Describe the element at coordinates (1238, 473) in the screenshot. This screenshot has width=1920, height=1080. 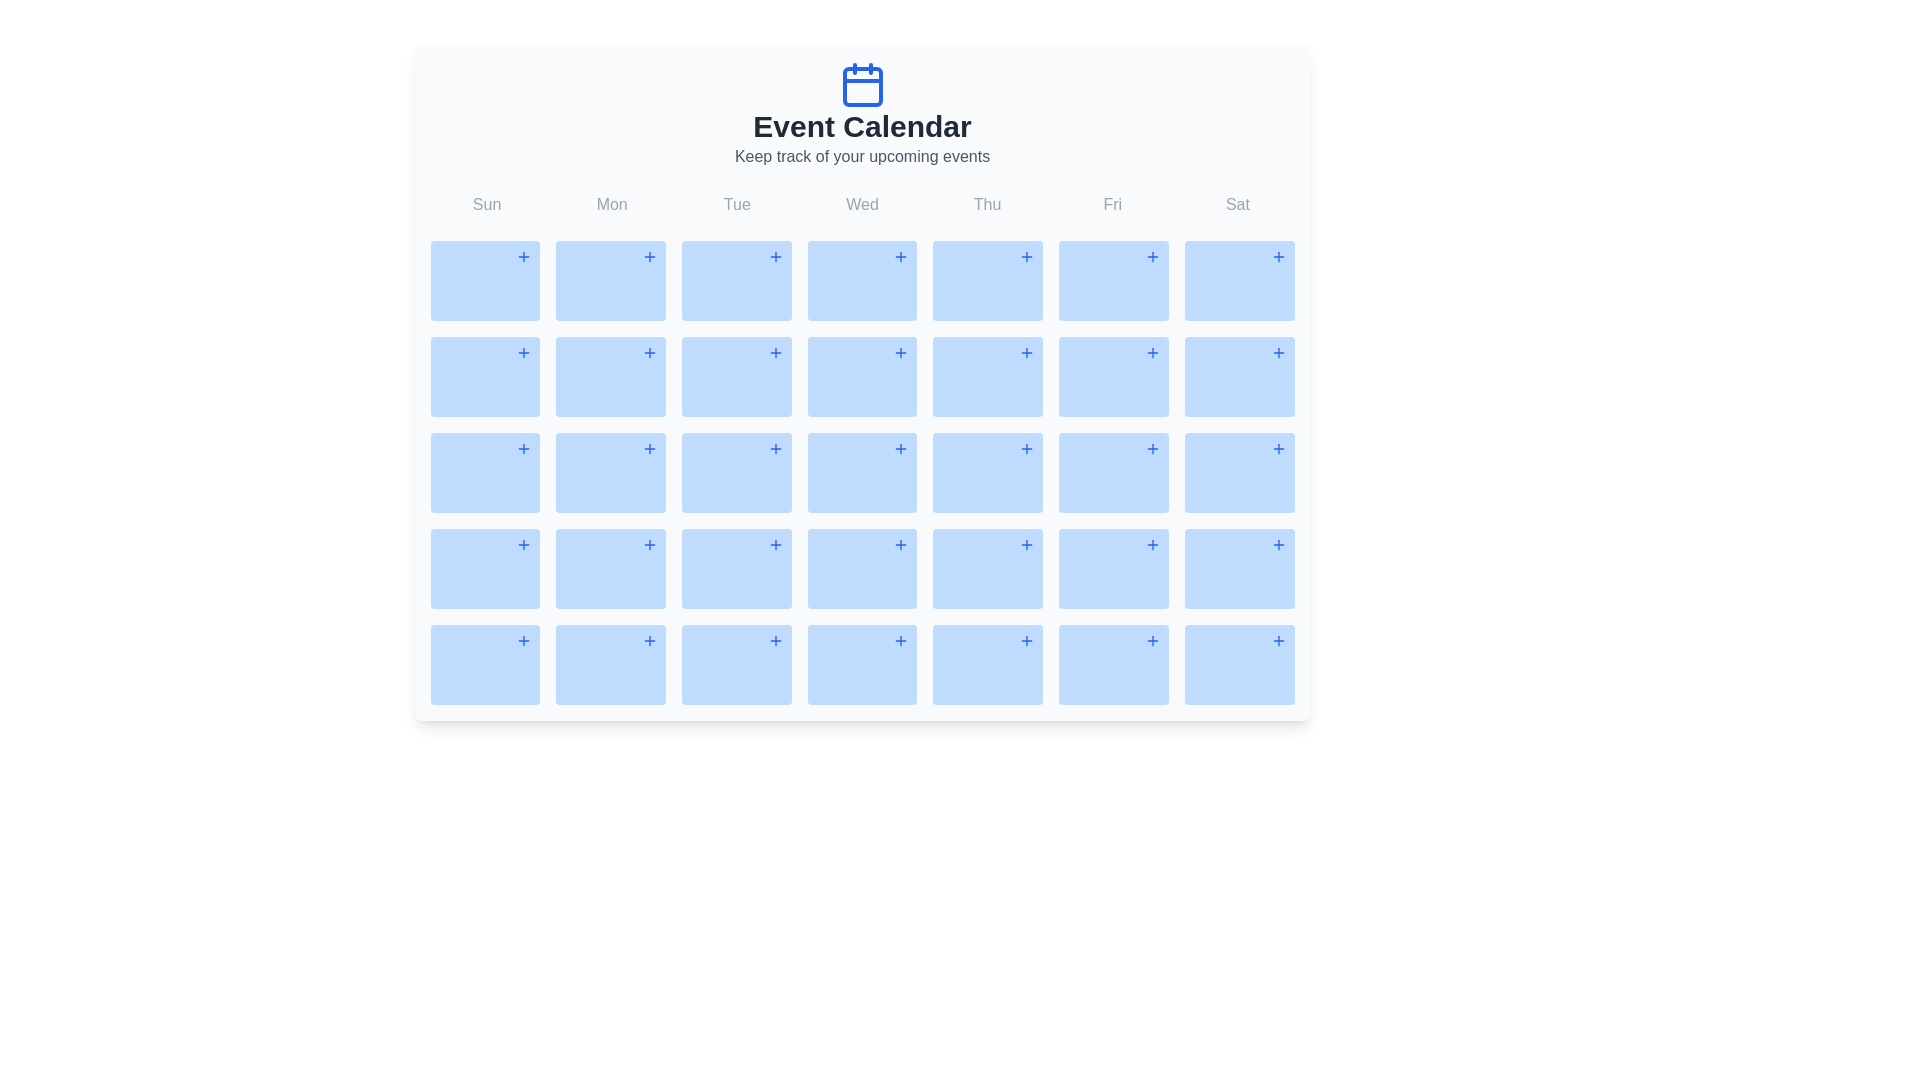
I see `the Calendar Day Cell located in the sixth position of the third row of the grid` at that location.